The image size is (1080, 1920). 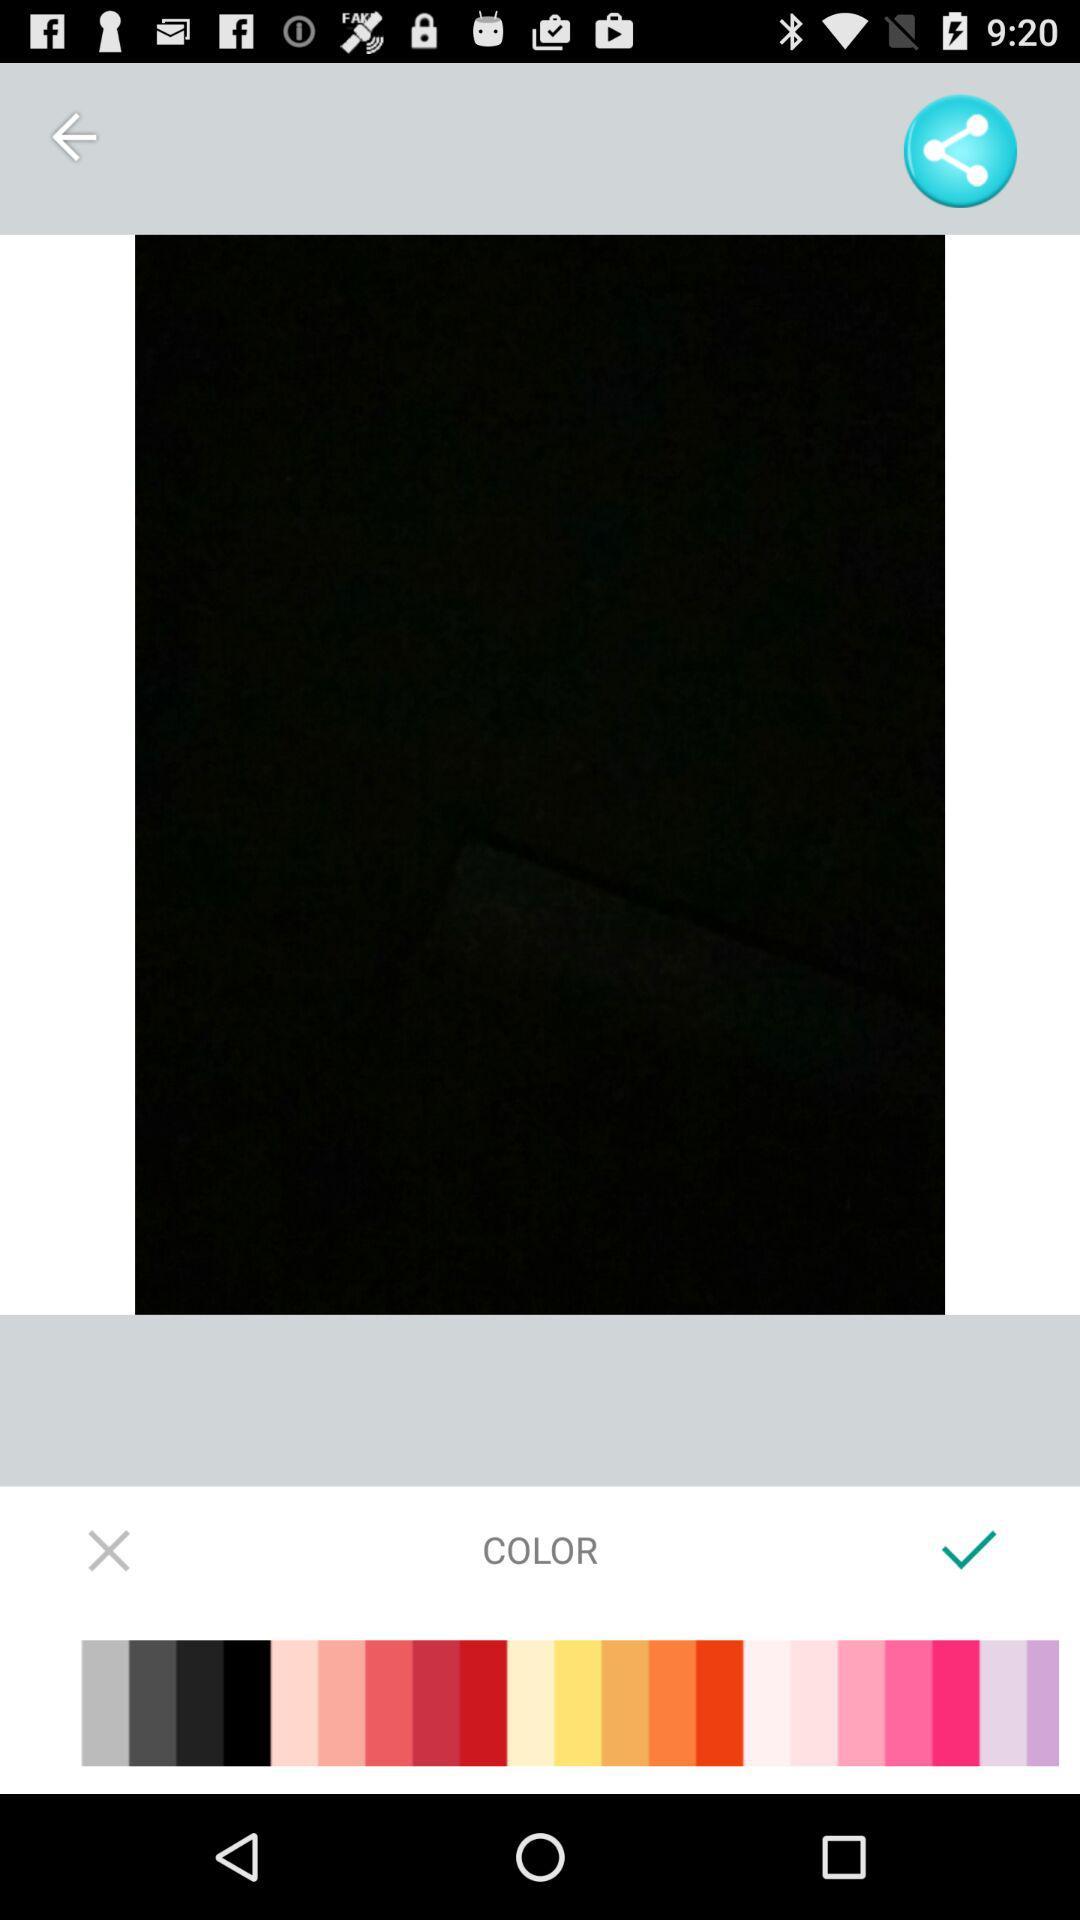 What do you see at coordinates (968, 1548) in the screenshot?
I see `icon to the right of the color item` at bounding box center [968, 1548].